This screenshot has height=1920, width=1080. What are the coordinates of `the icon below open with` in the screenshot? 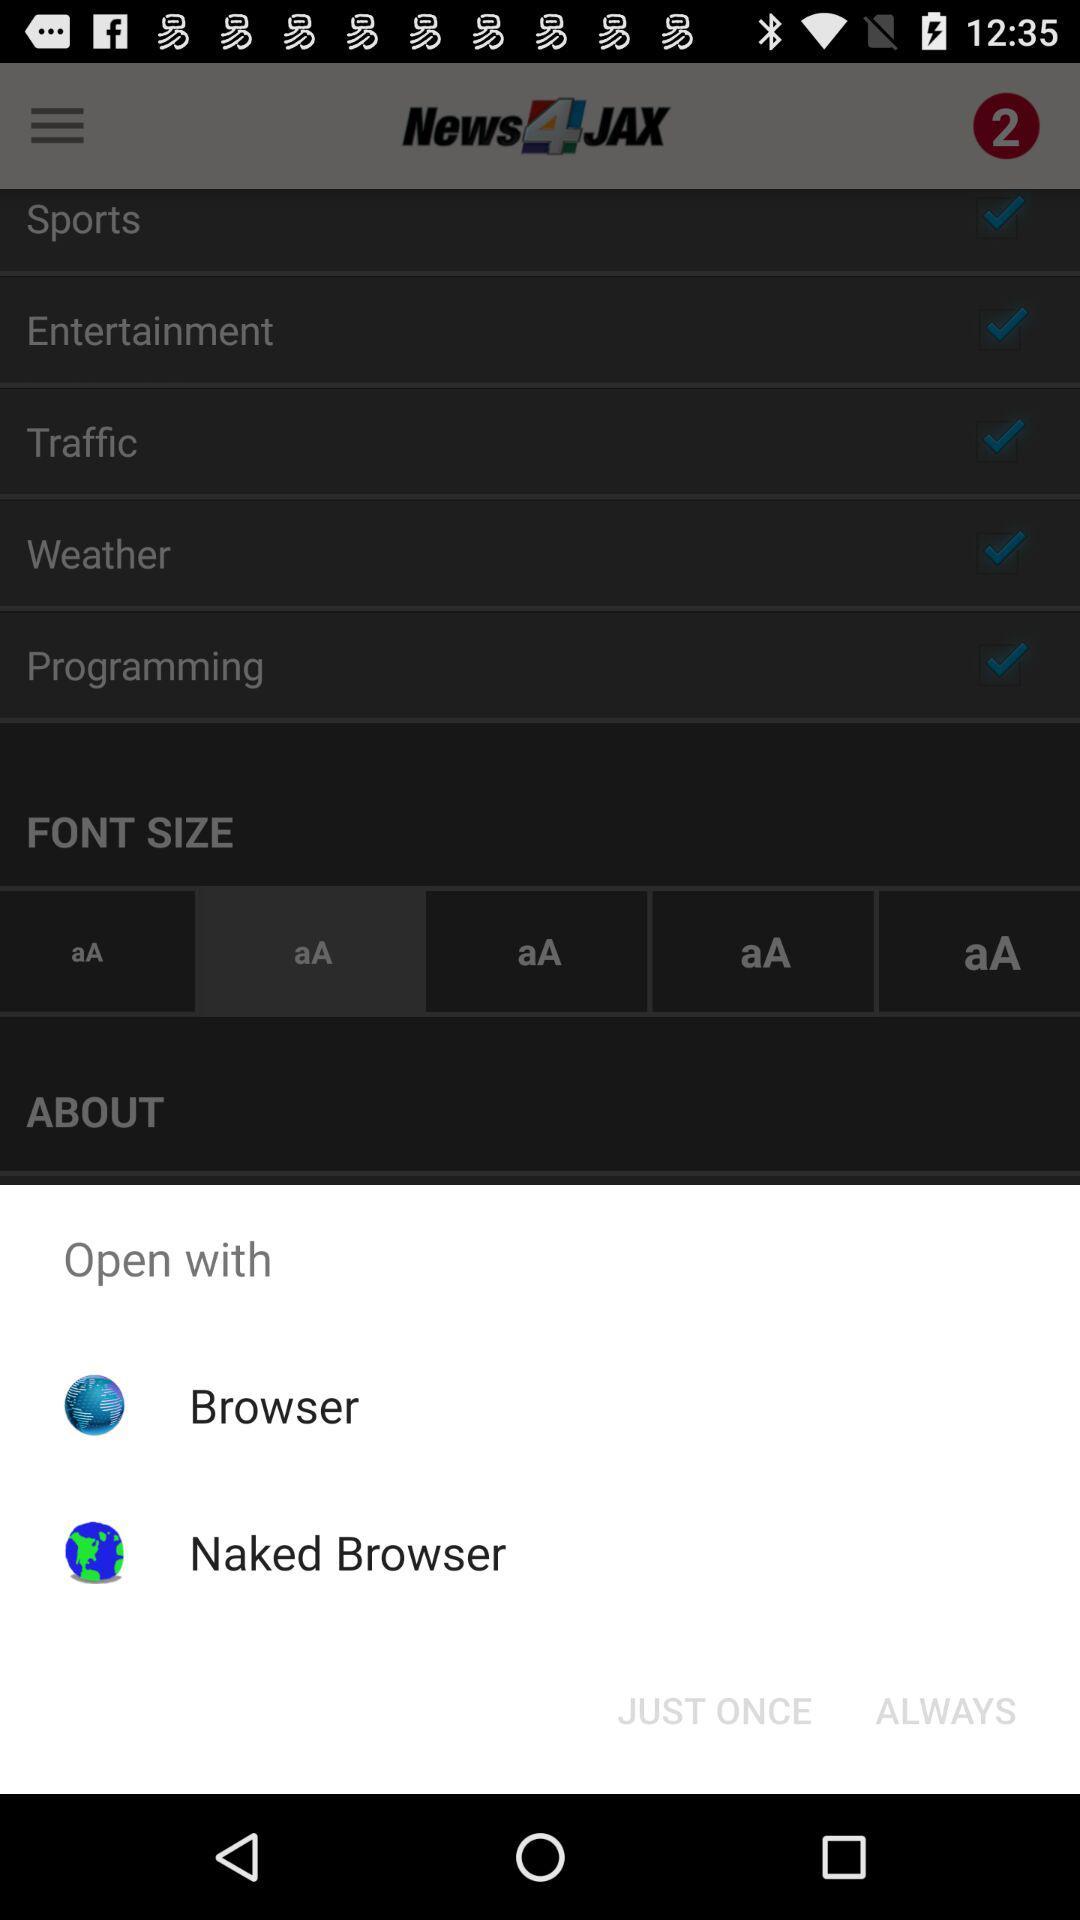 It's located at (945, 1708).